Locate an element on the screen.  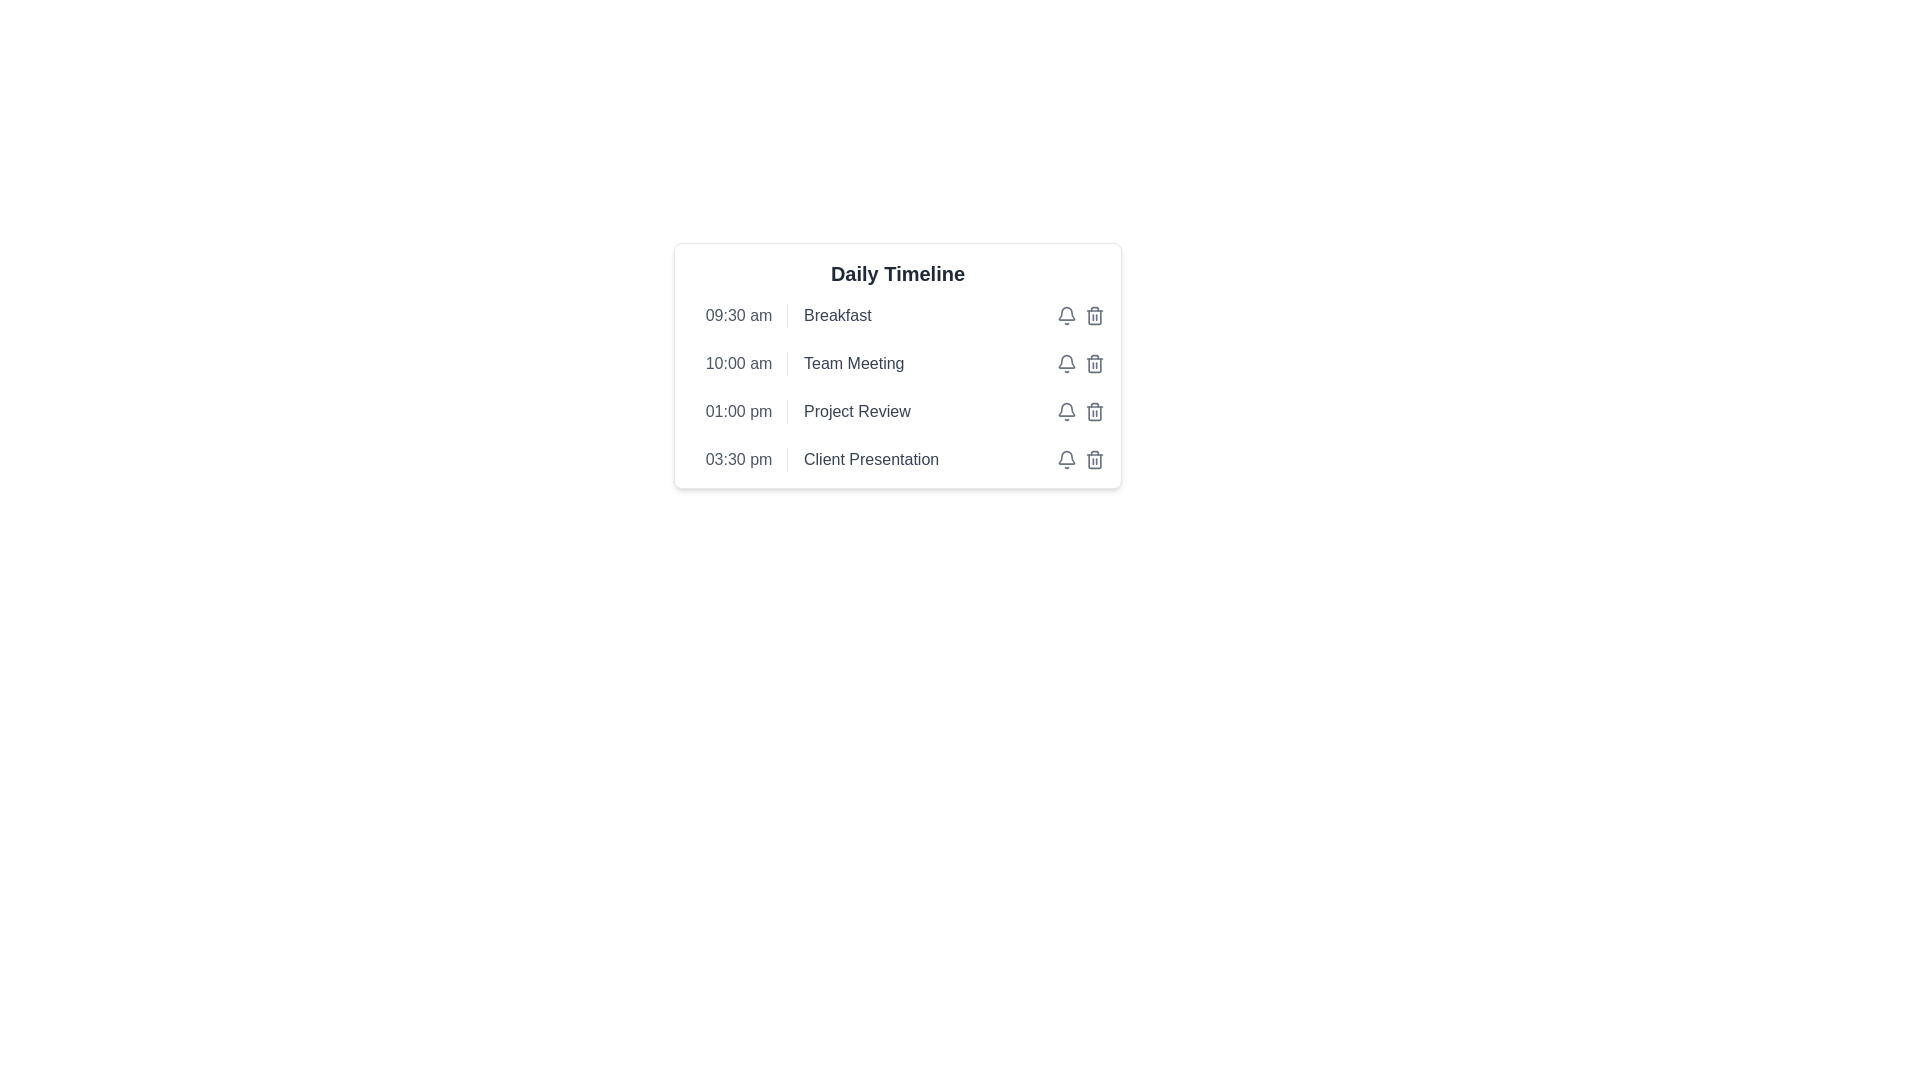
the displayed time '03:30 pm' and event name 'Client Presentation' in the fourth list item under the 'Daily Timeline' heading is located at coordinates (896, 459).